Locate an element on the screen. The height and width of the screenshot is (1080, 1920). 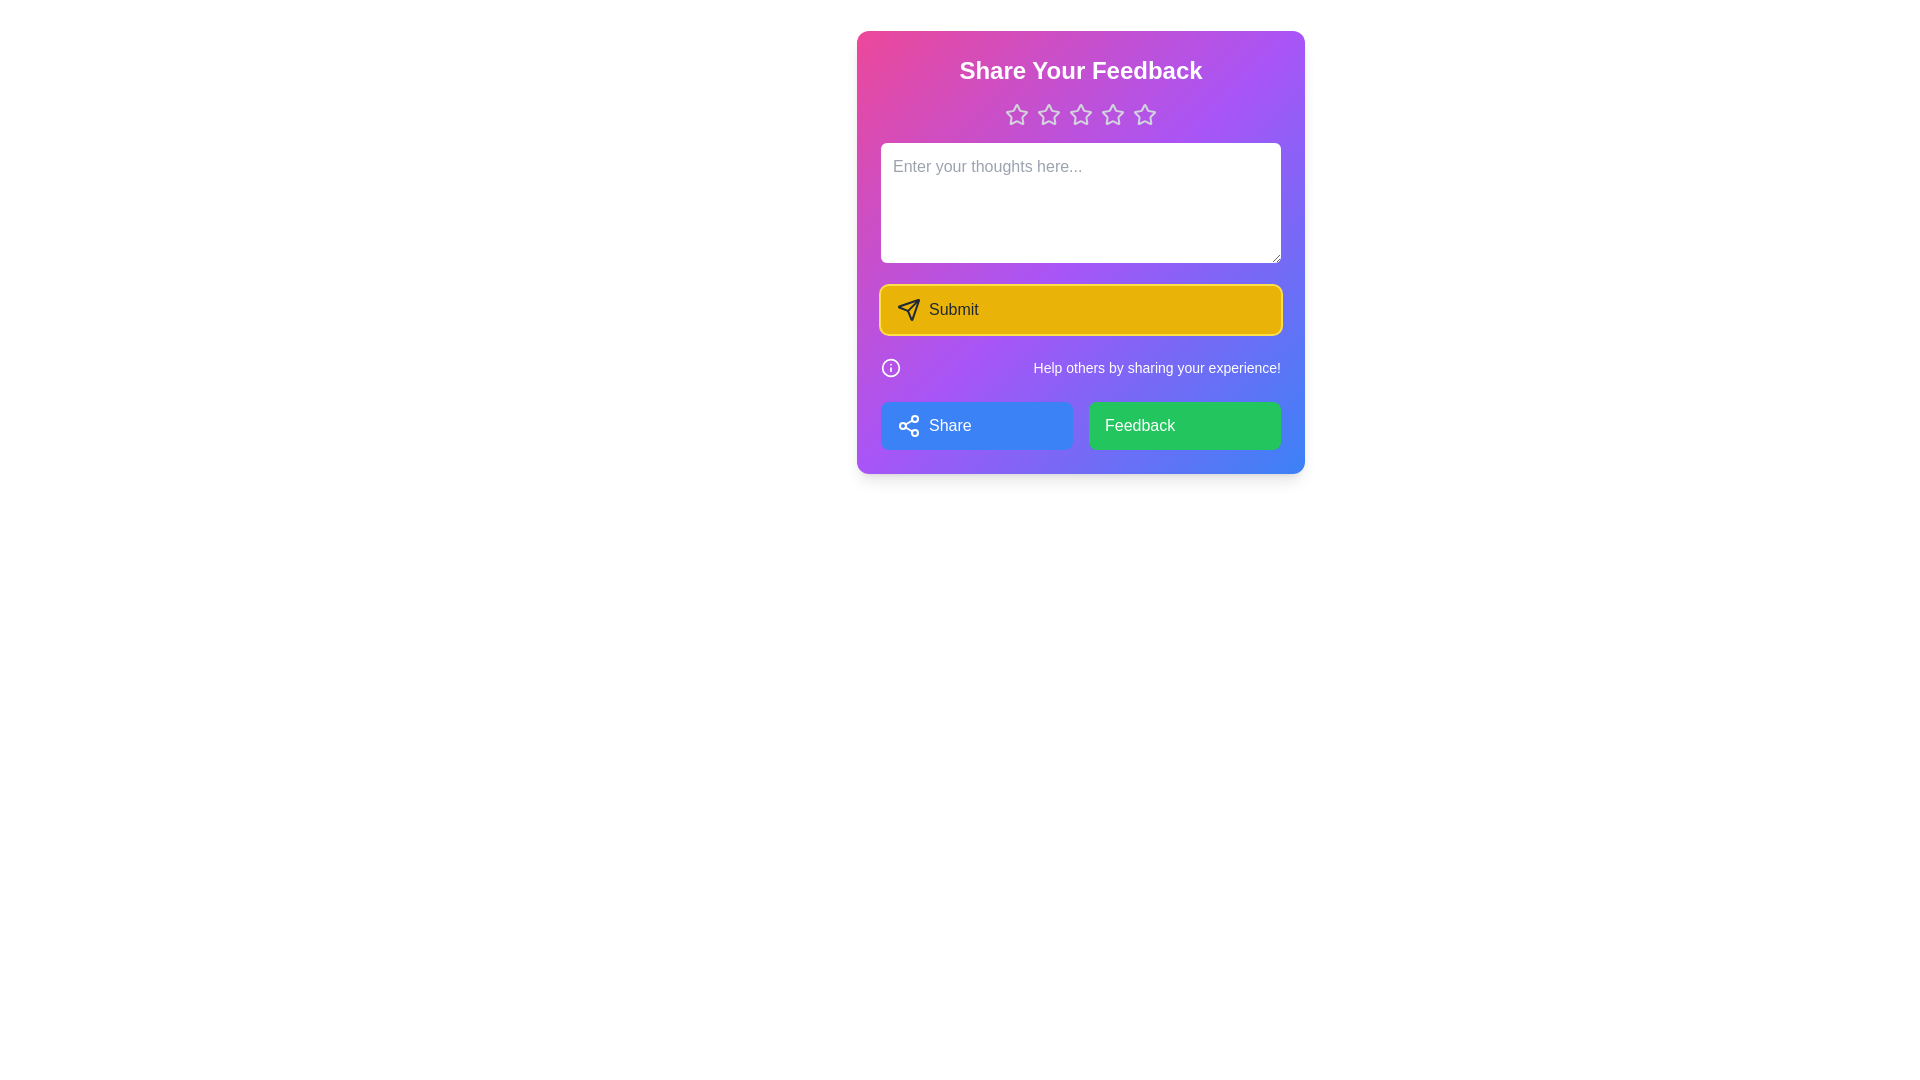
the third star-shaped rating icon with a purple fill and white border, located at the top of the feedback form is located at coordinates (1079, 114).